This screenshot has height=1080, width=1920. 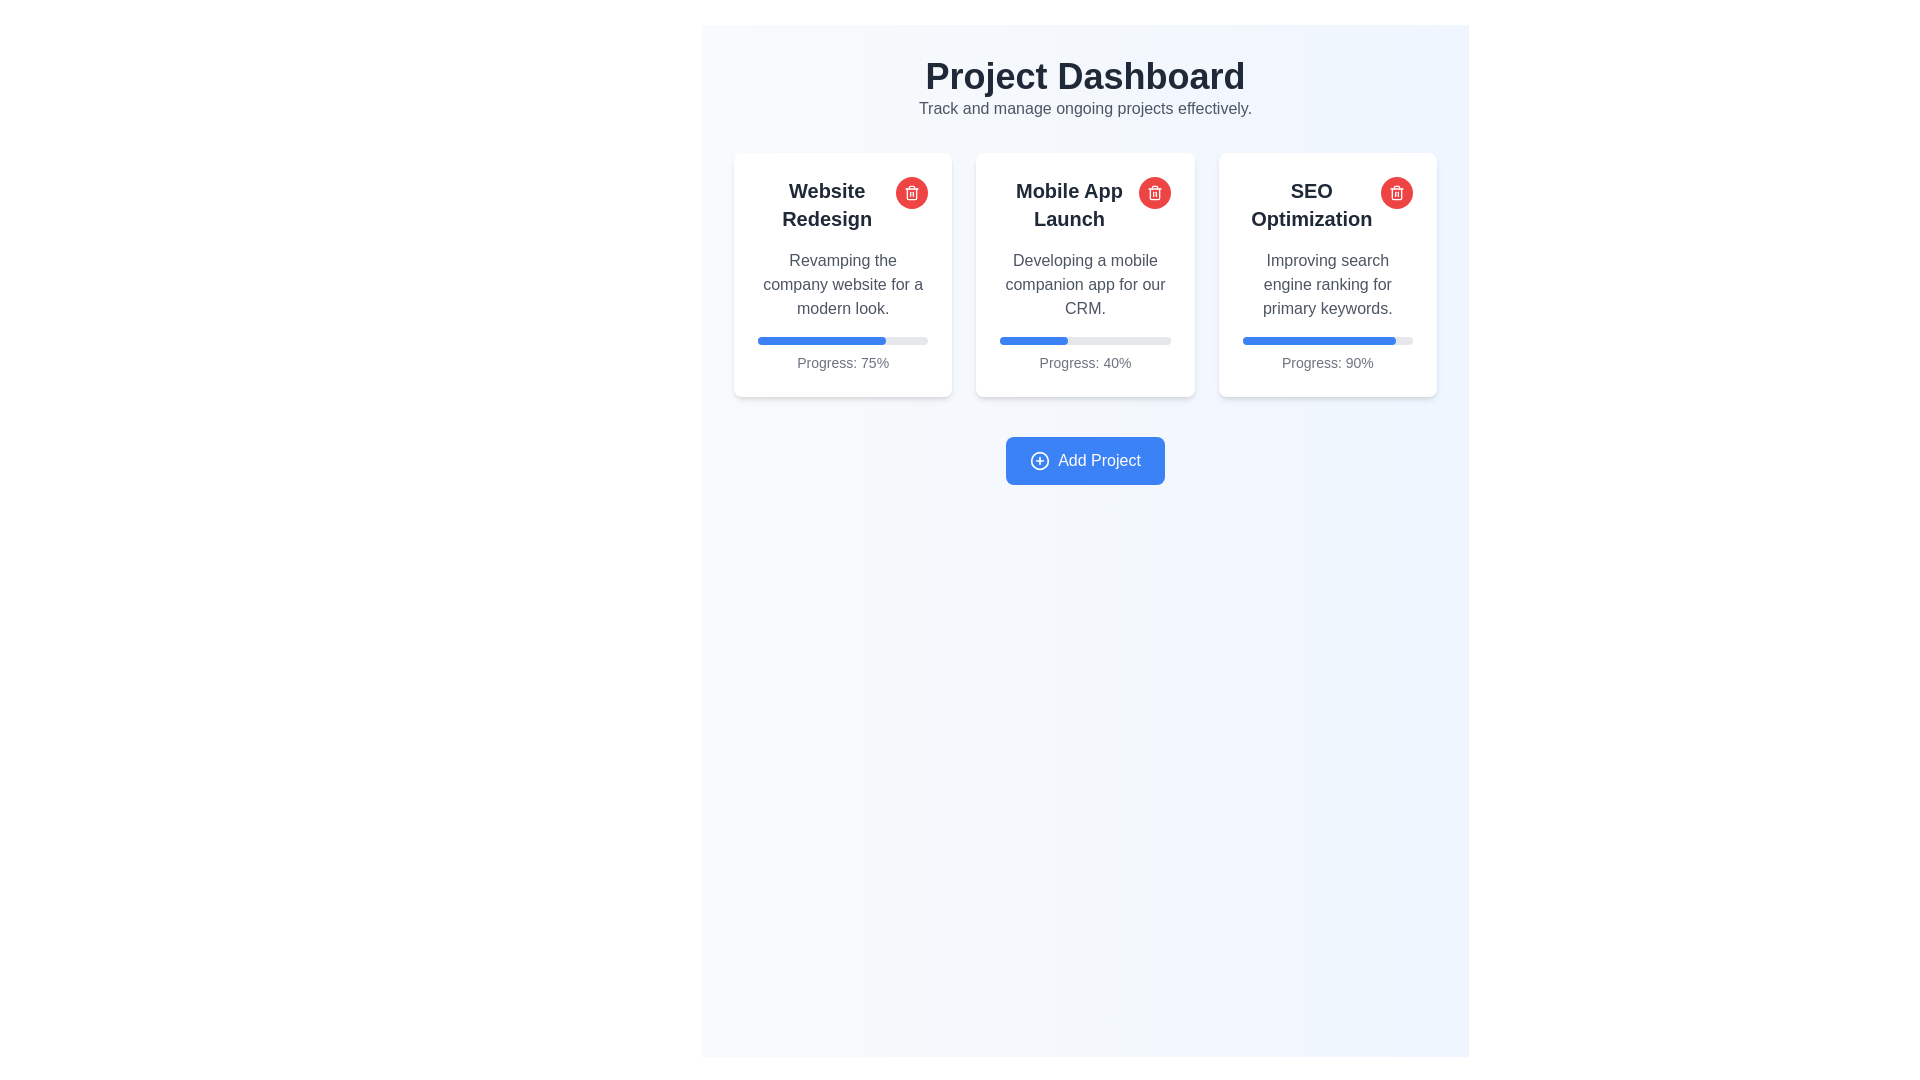 What do you see at coordinates (1327, 362) in the screenshot?
I see `the progress percentage text label located at the bottom of the 'SEO Optimization' project card, directly under the progress bar` at bounding box center [1327, 362].